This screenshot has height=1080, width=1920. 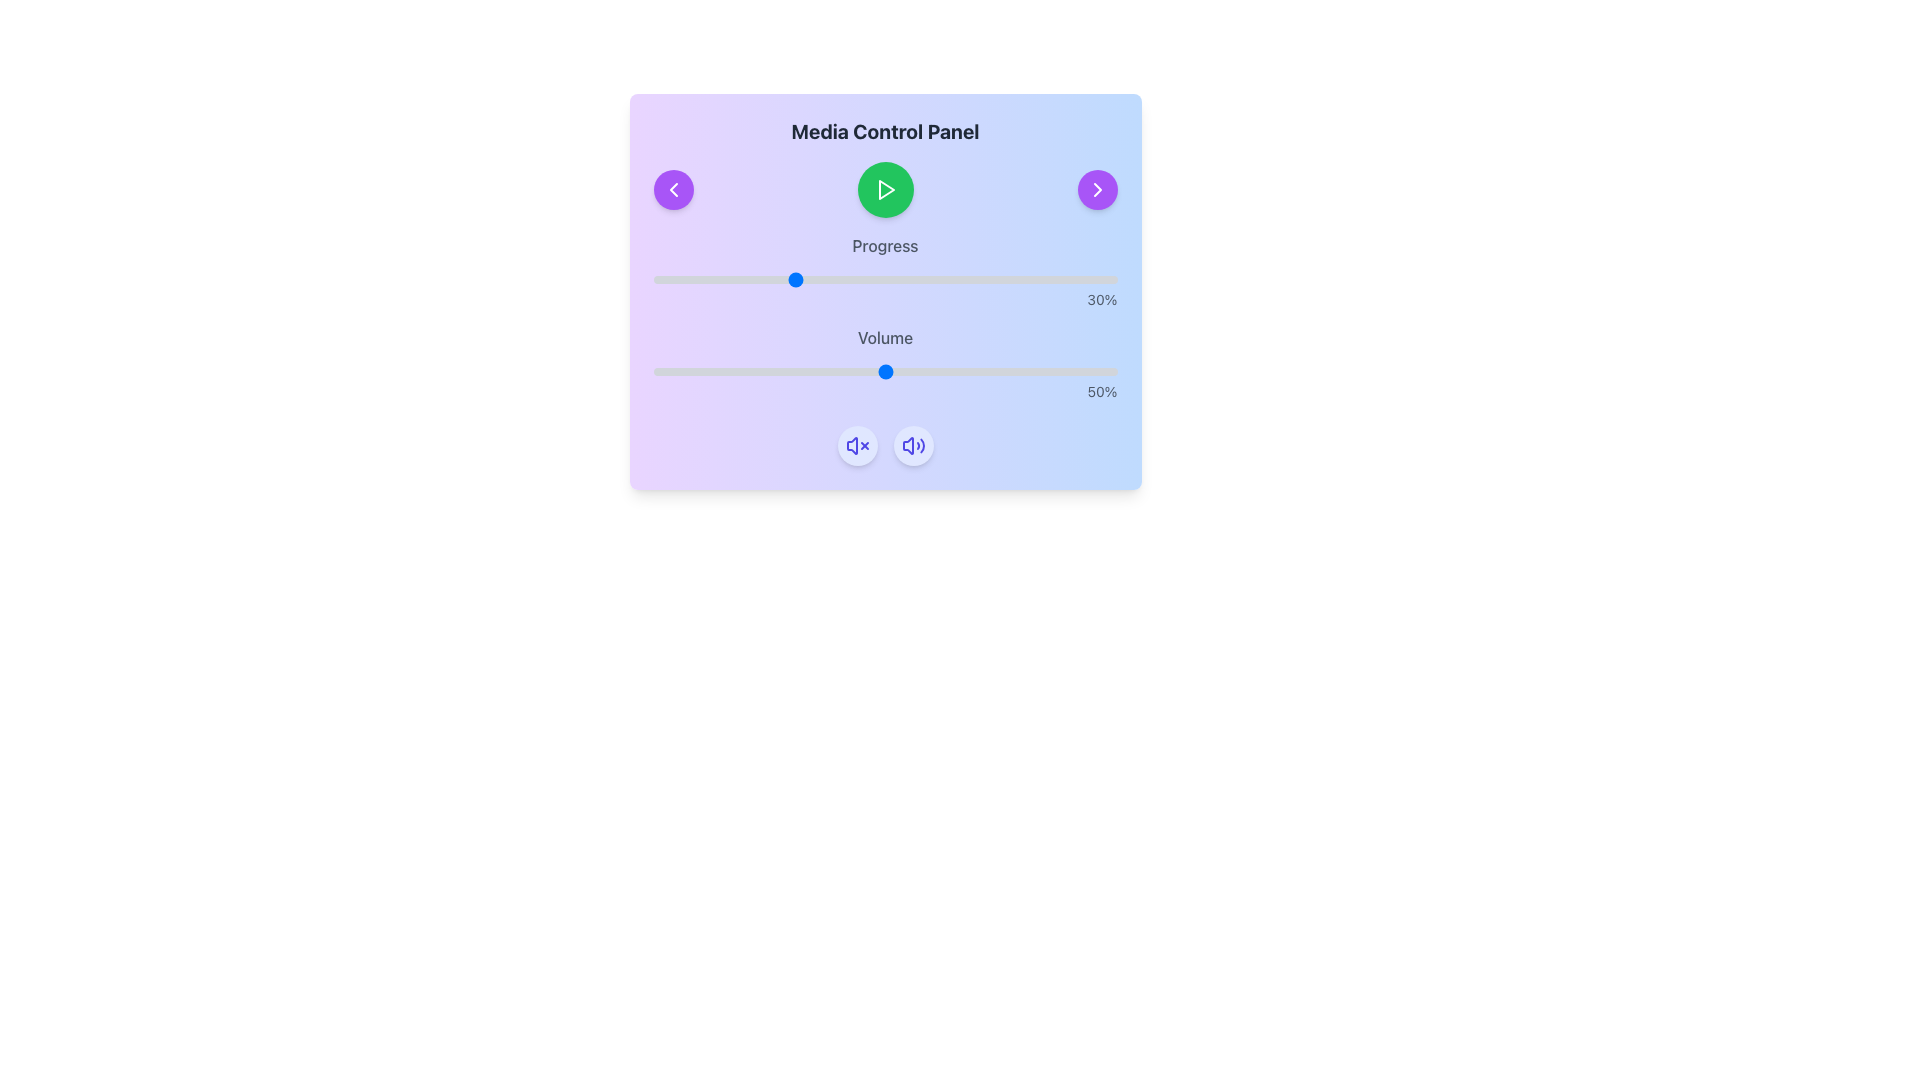 I want to click on the progress, so click(x=699, y=280).